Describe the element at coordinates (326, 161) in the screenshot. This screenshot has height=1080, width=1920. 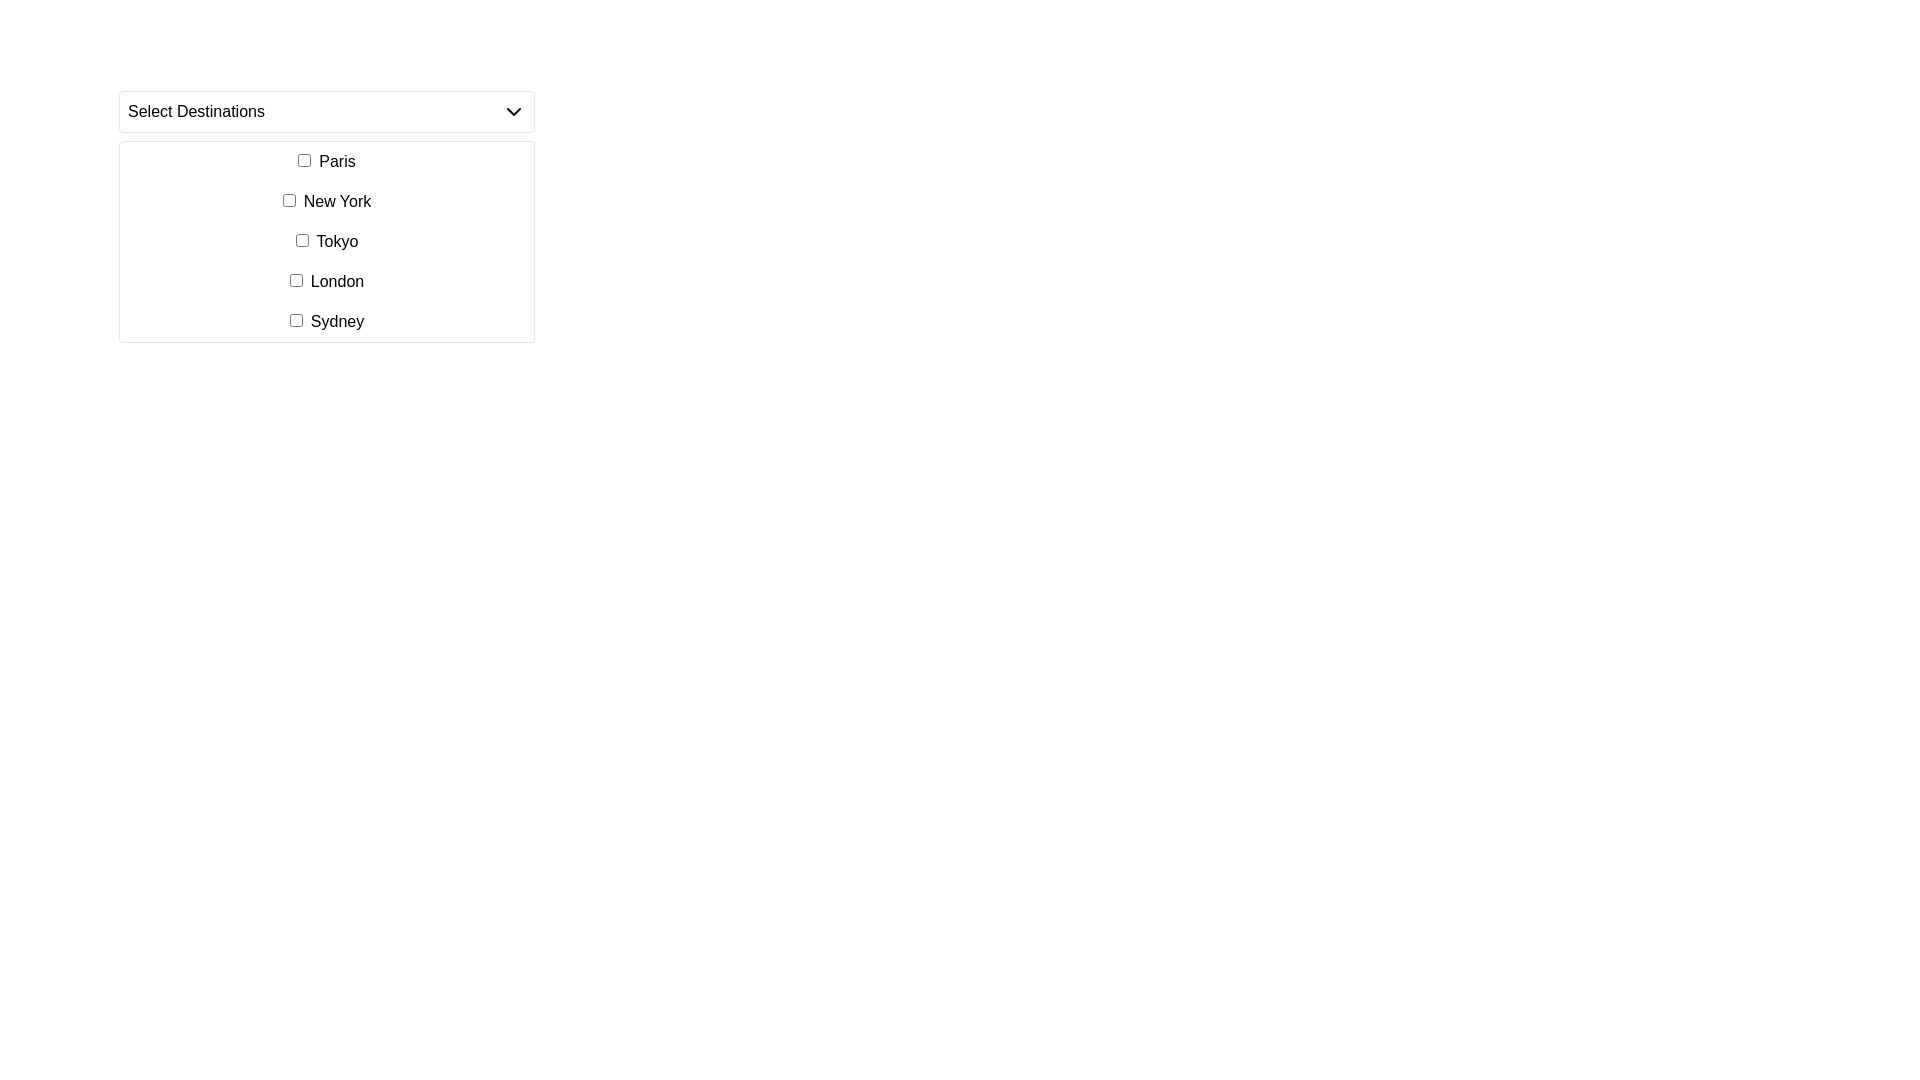
I see `the label 'Paris'` at that location.